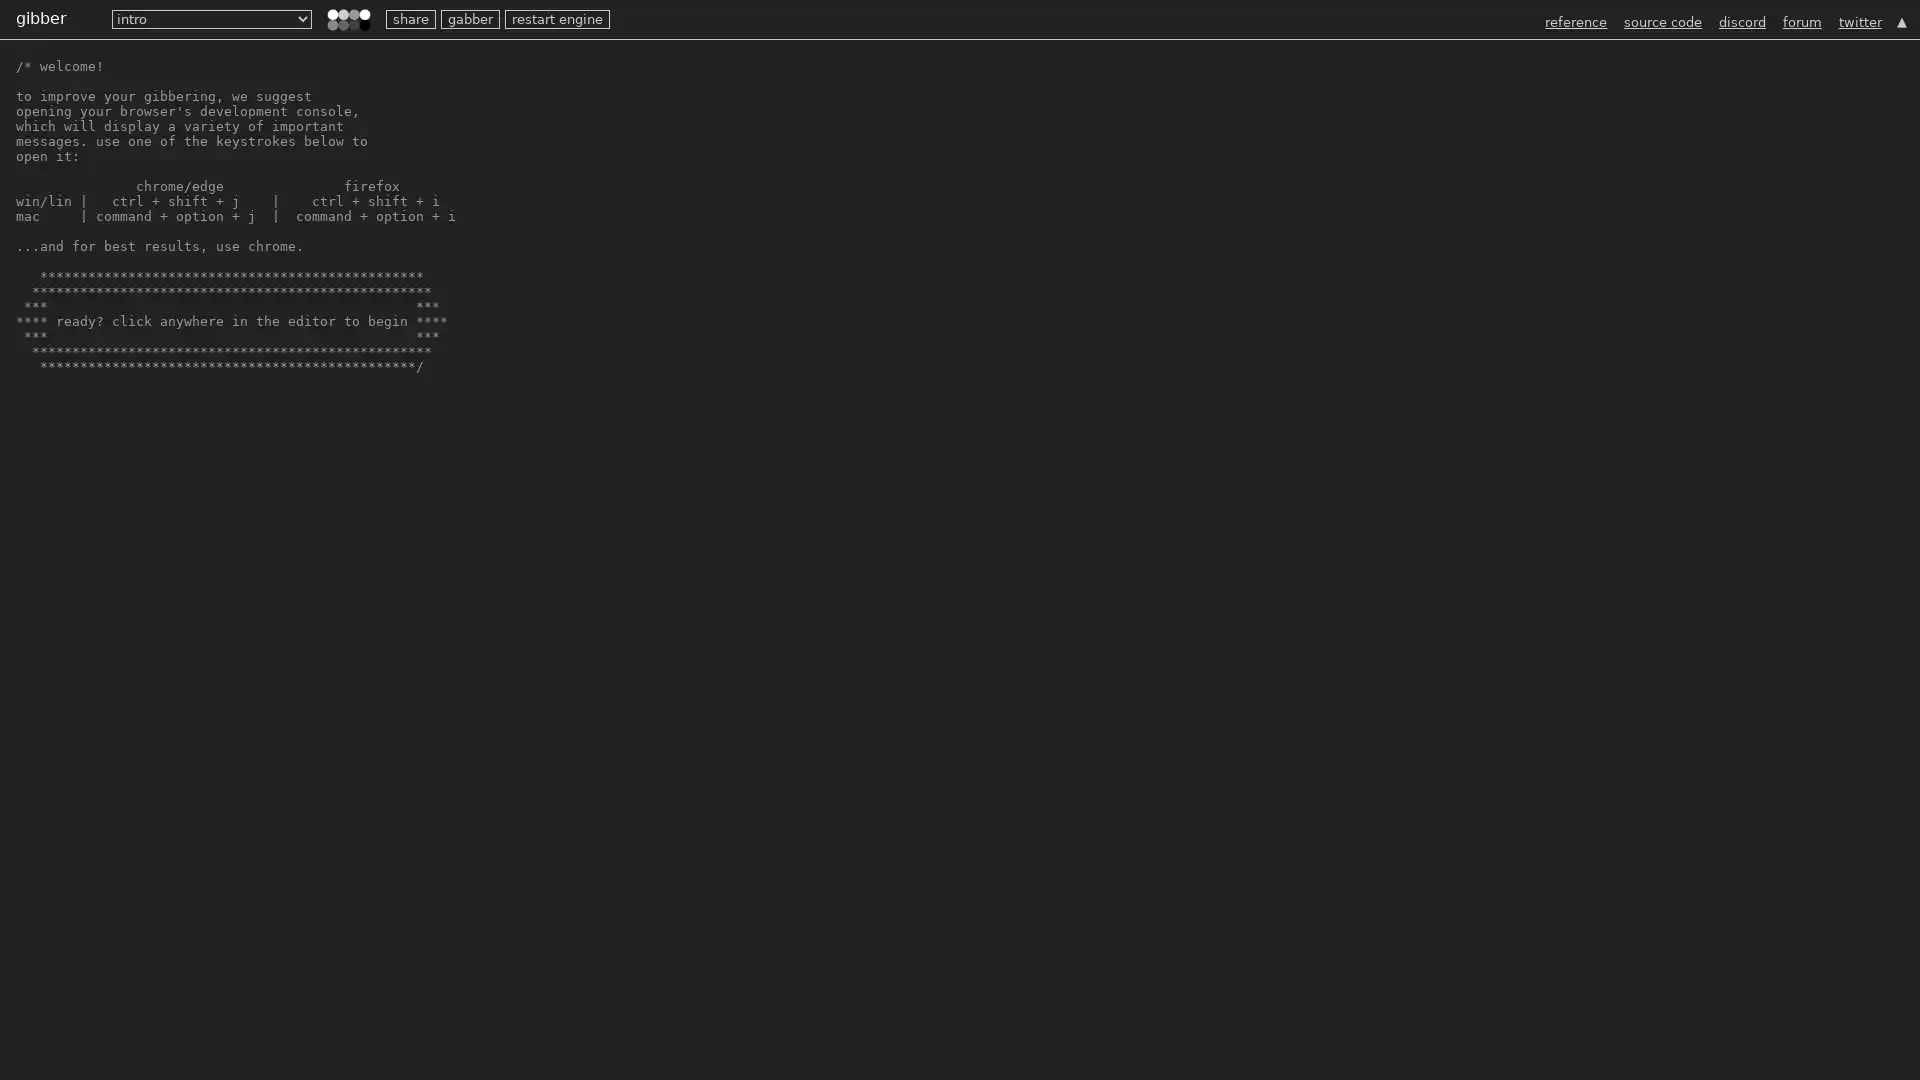 The image size is (1920, 1080). What do you see at coordinates (557, 19) in the screenshot?
I see `restart engine` at bounding box center [557, 19].